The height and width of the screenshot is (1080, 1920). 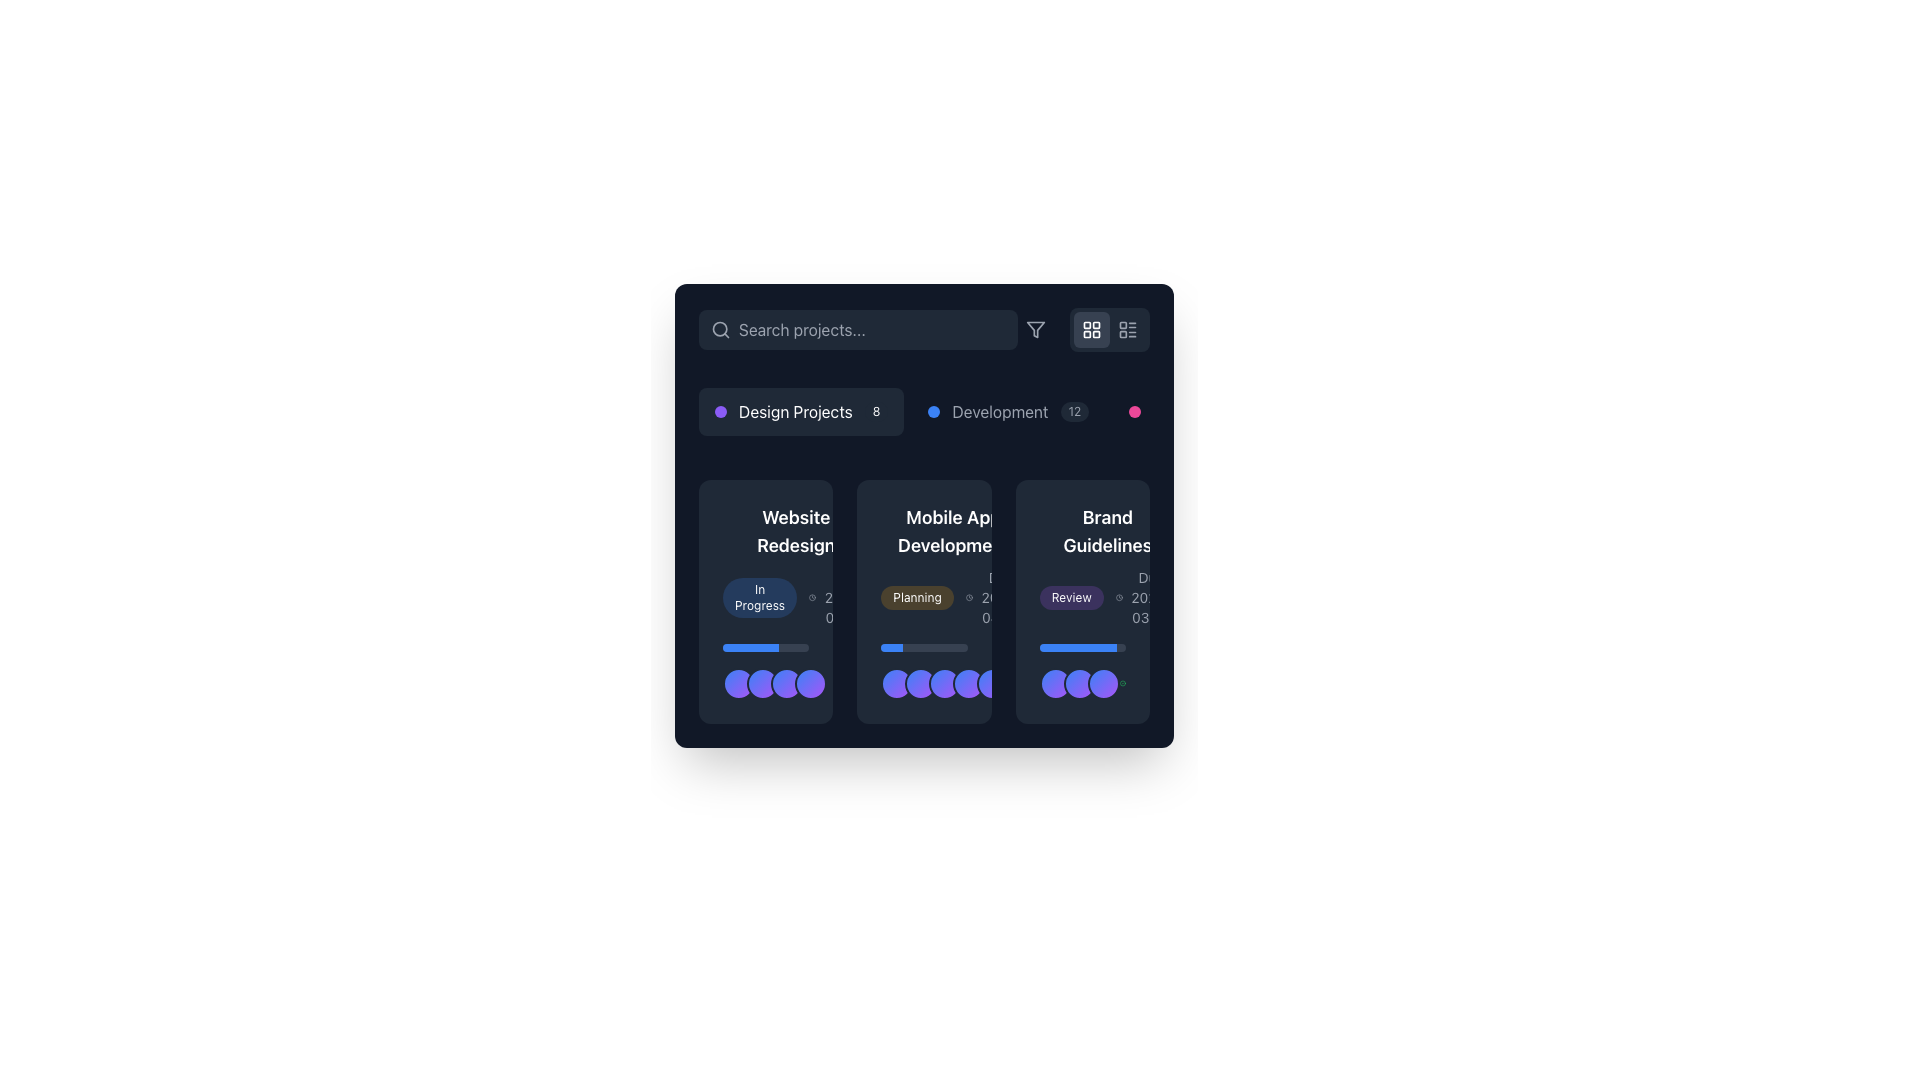 What do you see at coordinates (1070, 596) in the screenshot?
I see `the rounded rectangular label with a purple background and the text 'Review', located in the third column of the 'Brand Guidelines' section, just below its title` at bounding box center [1070, 596].